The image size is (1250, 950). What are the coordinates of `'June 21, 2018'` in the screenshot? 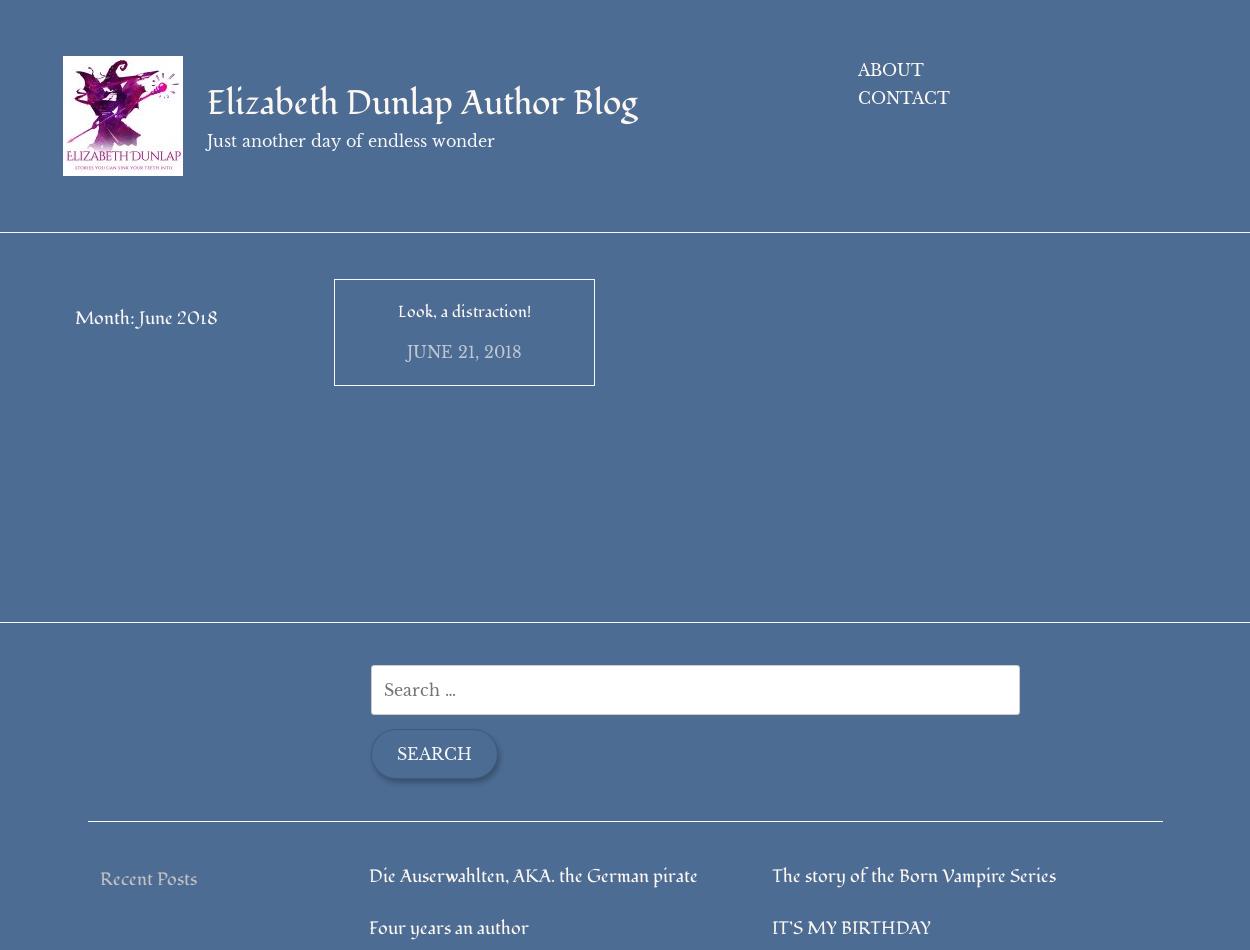 It's located at (463, 382).